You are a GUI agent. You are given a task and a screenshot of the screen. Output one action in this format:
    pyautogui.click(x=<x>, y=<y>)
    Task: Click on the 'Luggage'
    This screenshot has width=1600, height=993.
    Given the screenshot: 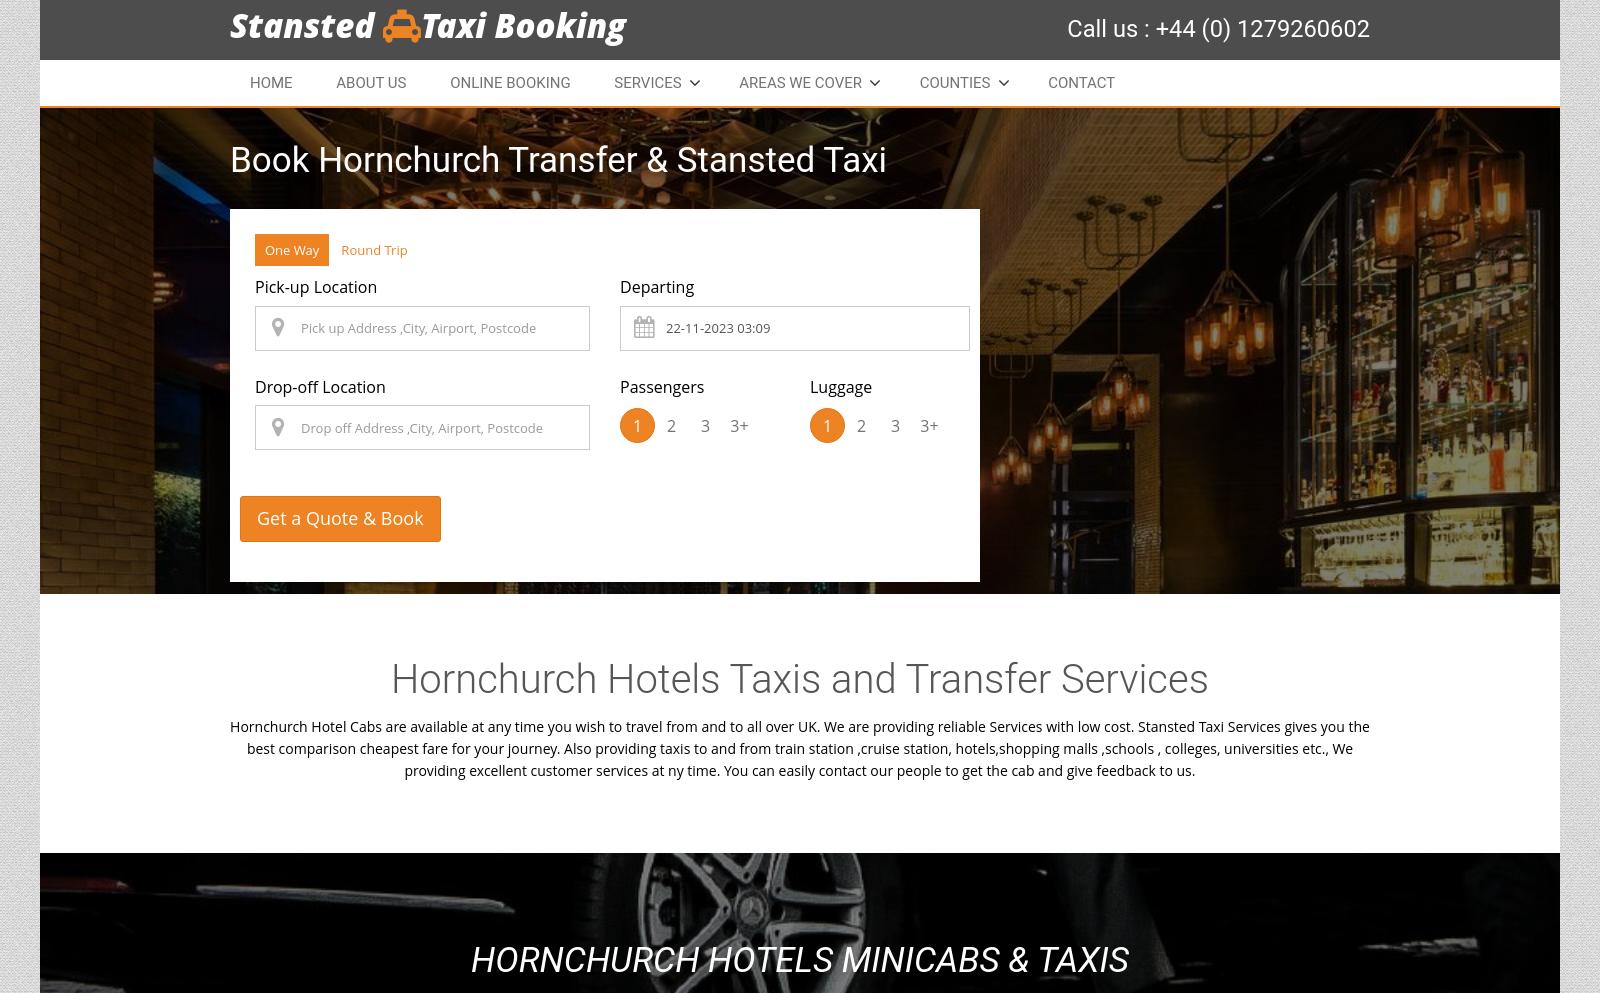 What is the action you would take?
    pyautogui.click(x=839, y=384)
    